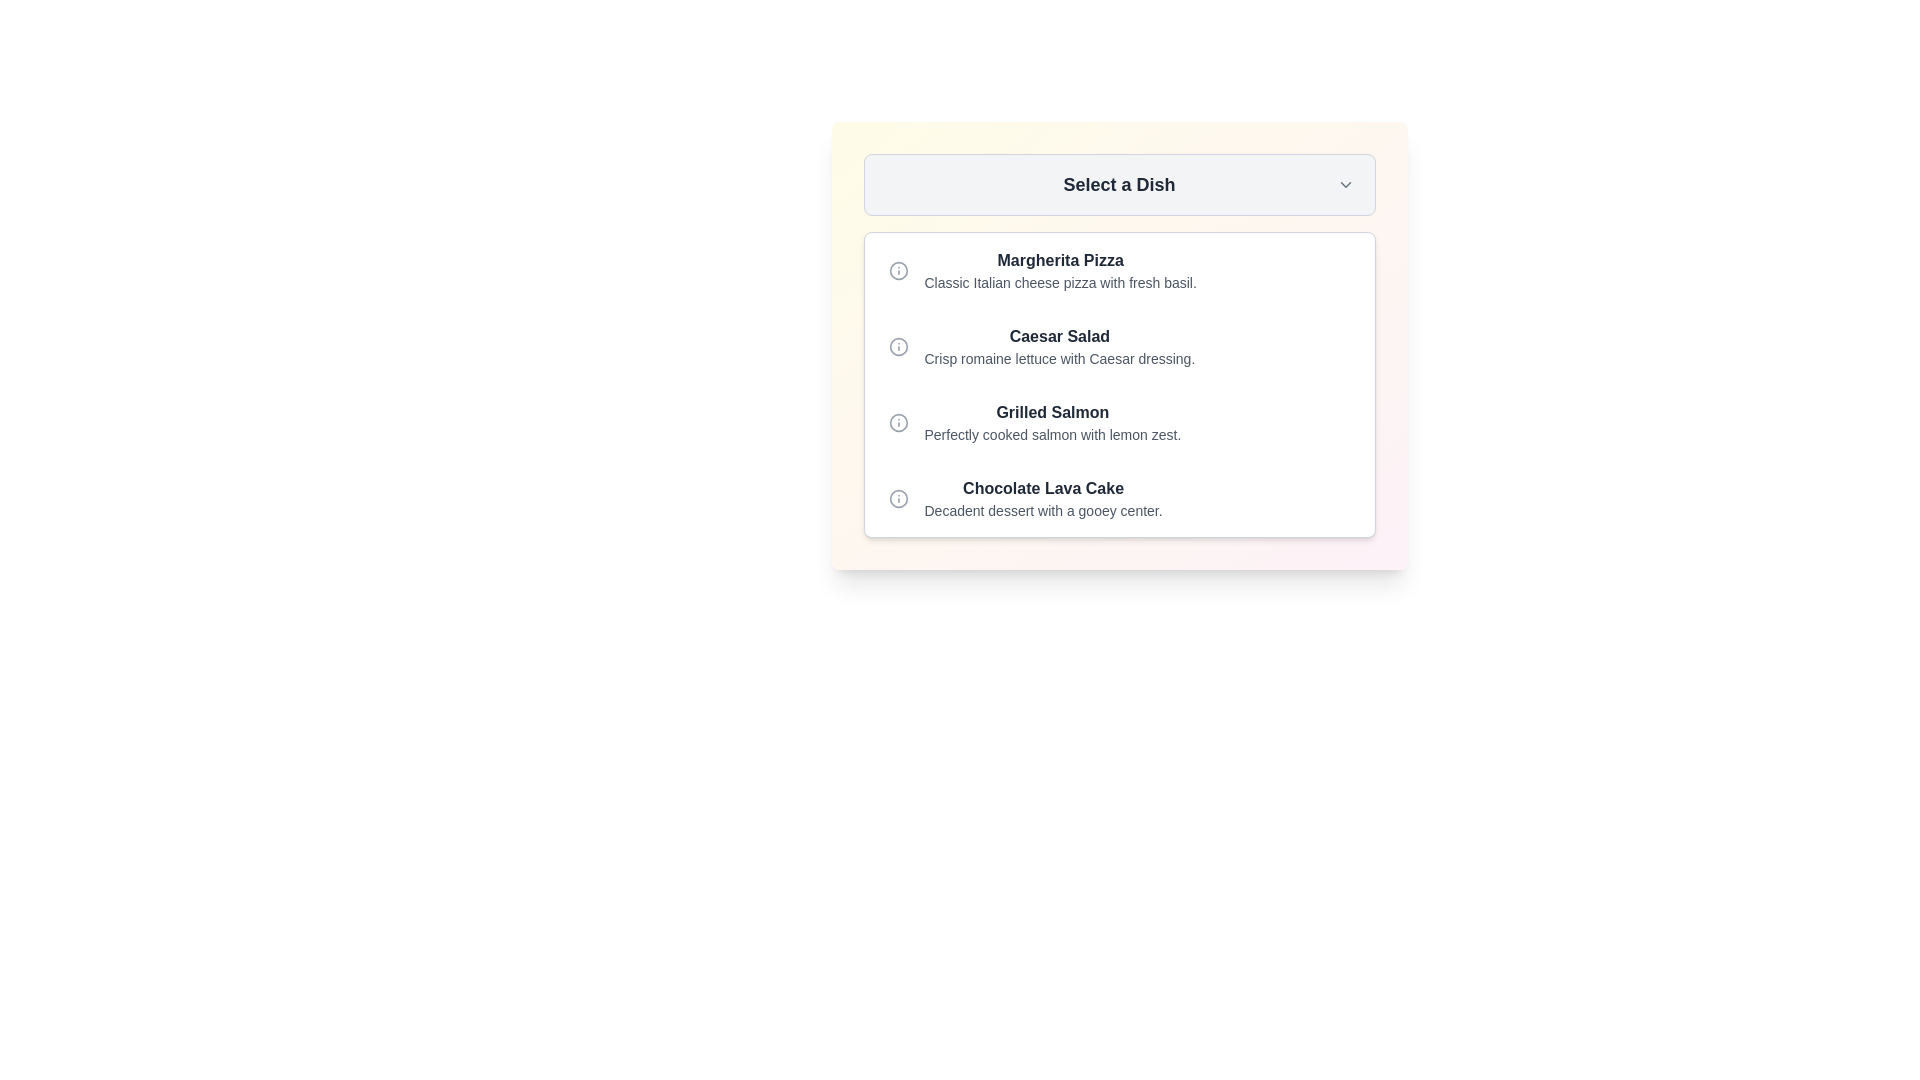 This screenshot has height=1080, width=1920. Describe the element at coordinates (1051, 434) in the screenshot. I see `description text element displaying 'Perfectly cooked salmon with lemon zest.' positioned below the title 'Grilled Salmon.'` at that location.